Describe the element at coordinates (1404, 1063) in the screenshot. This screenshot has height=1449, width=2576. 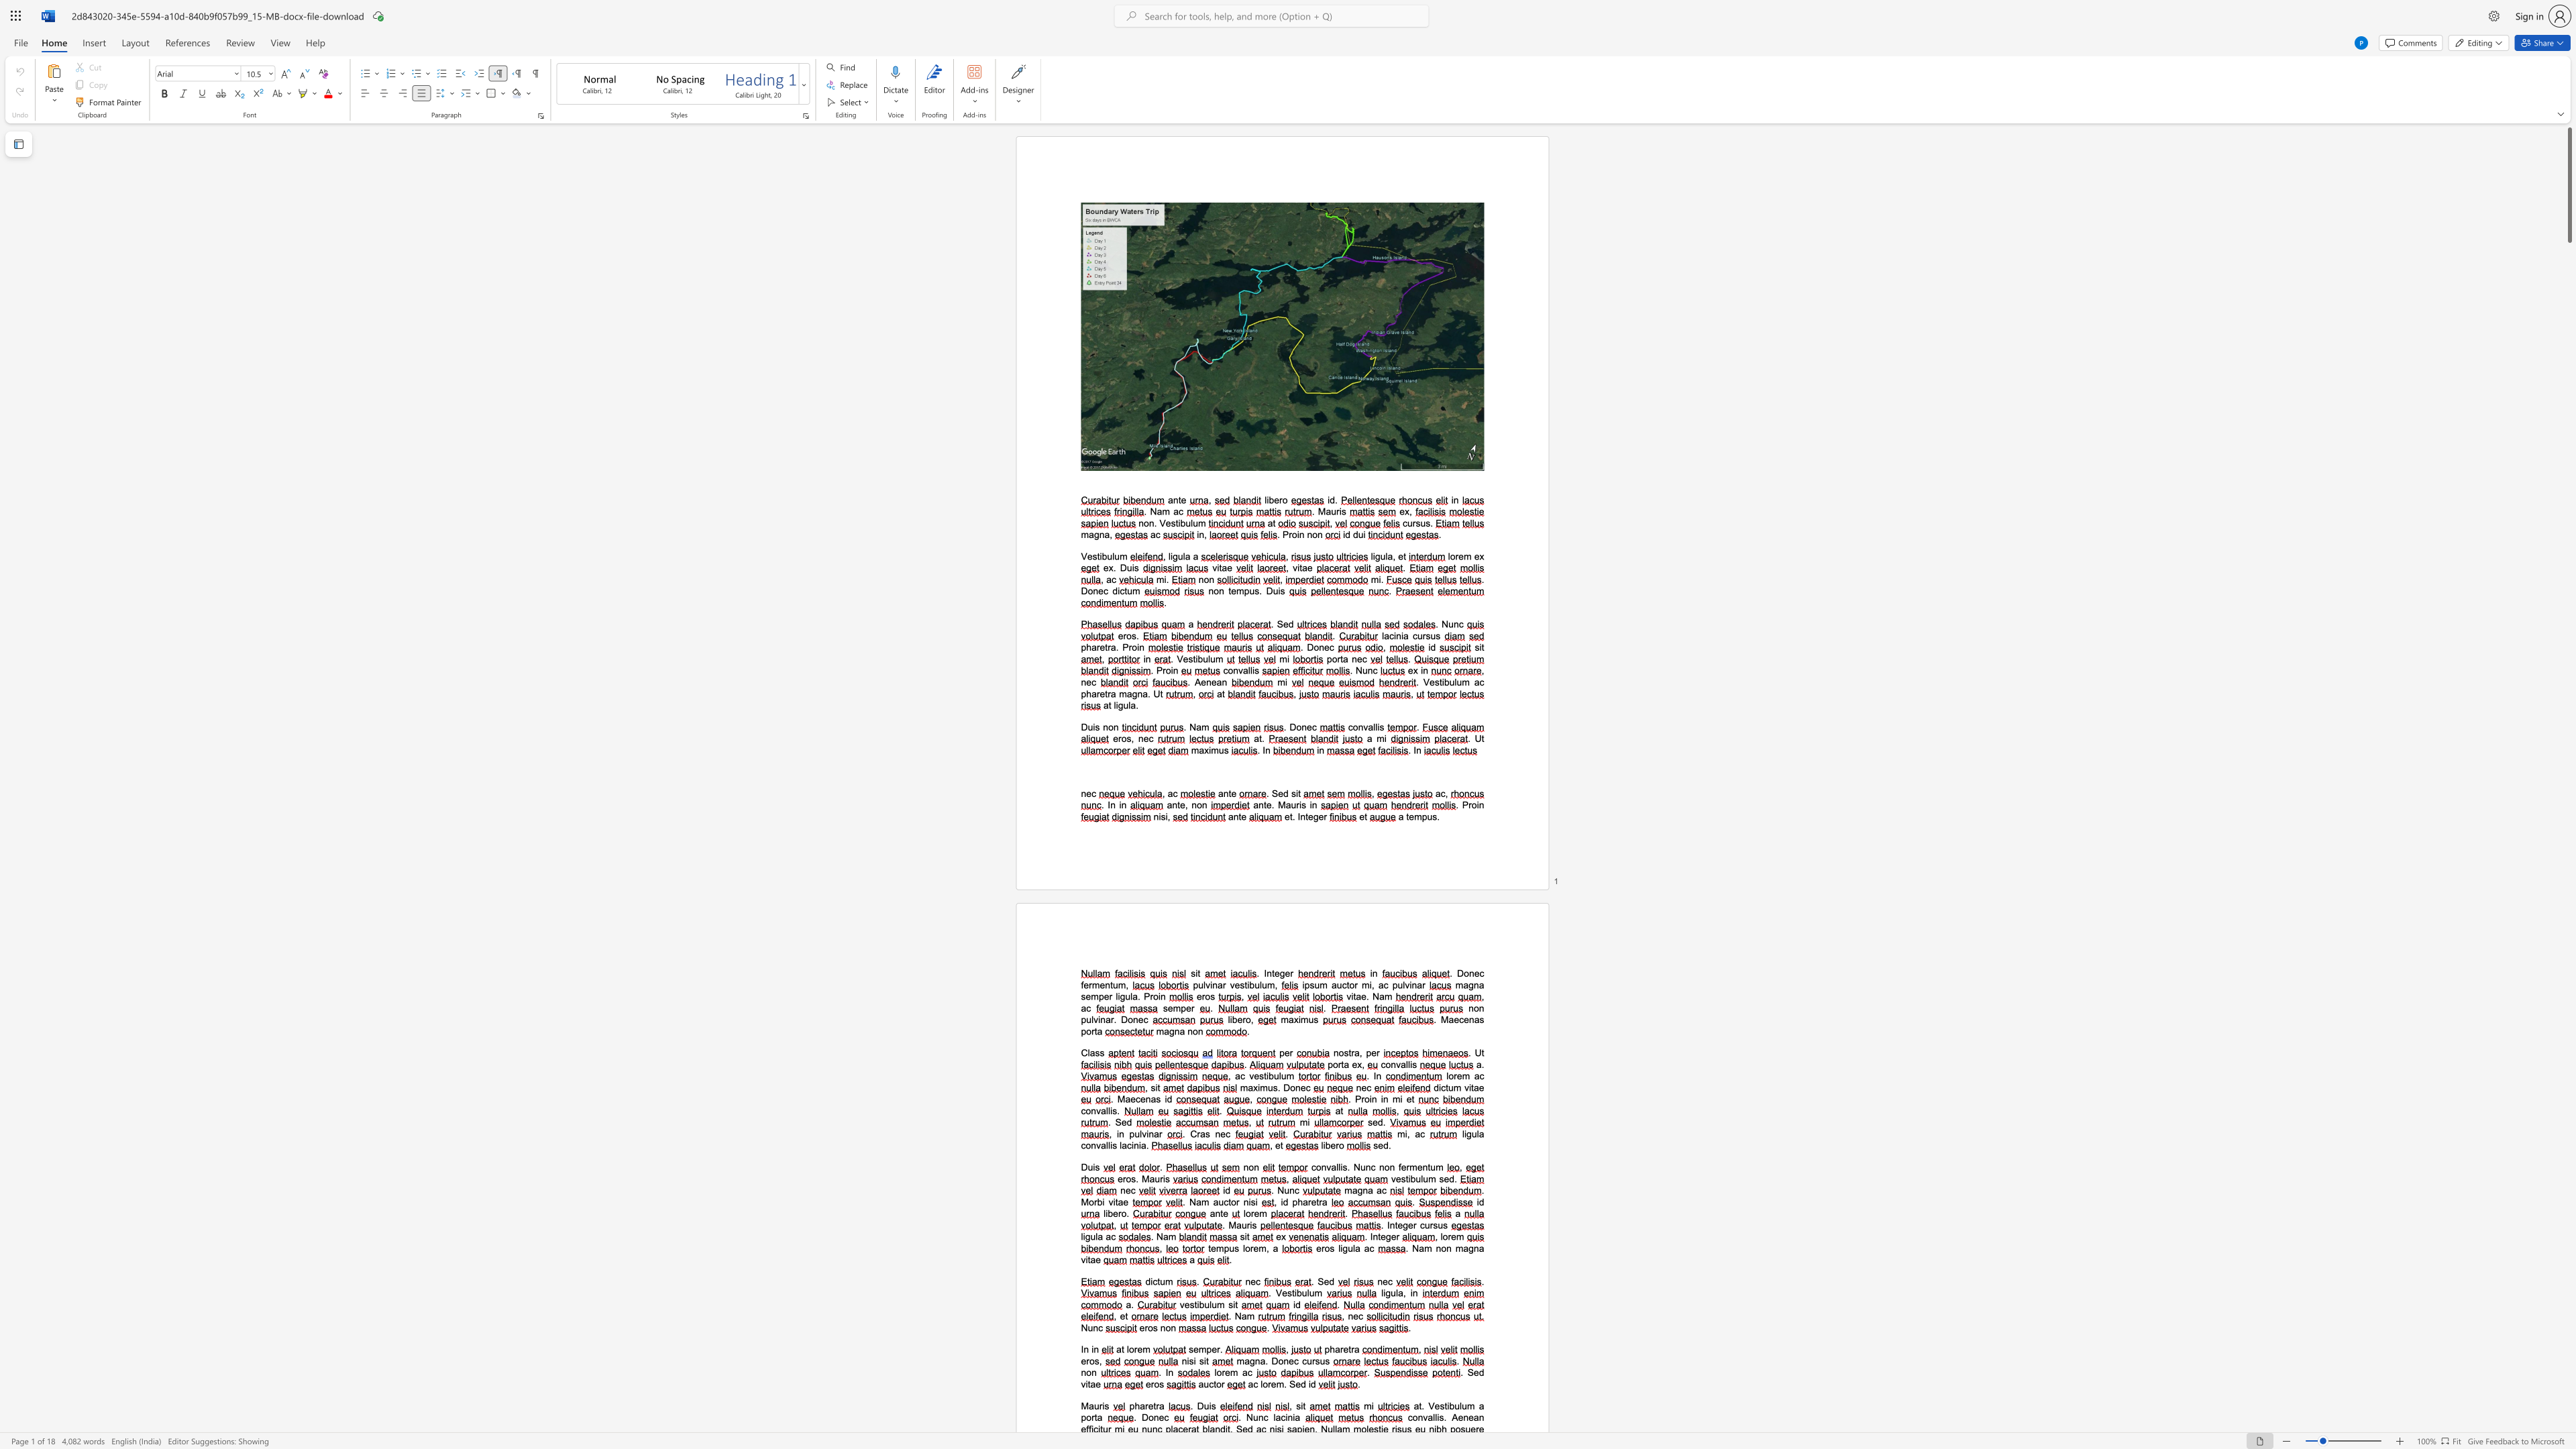
I see `the space between the continuous character "a" and "l" in the text` at that location.